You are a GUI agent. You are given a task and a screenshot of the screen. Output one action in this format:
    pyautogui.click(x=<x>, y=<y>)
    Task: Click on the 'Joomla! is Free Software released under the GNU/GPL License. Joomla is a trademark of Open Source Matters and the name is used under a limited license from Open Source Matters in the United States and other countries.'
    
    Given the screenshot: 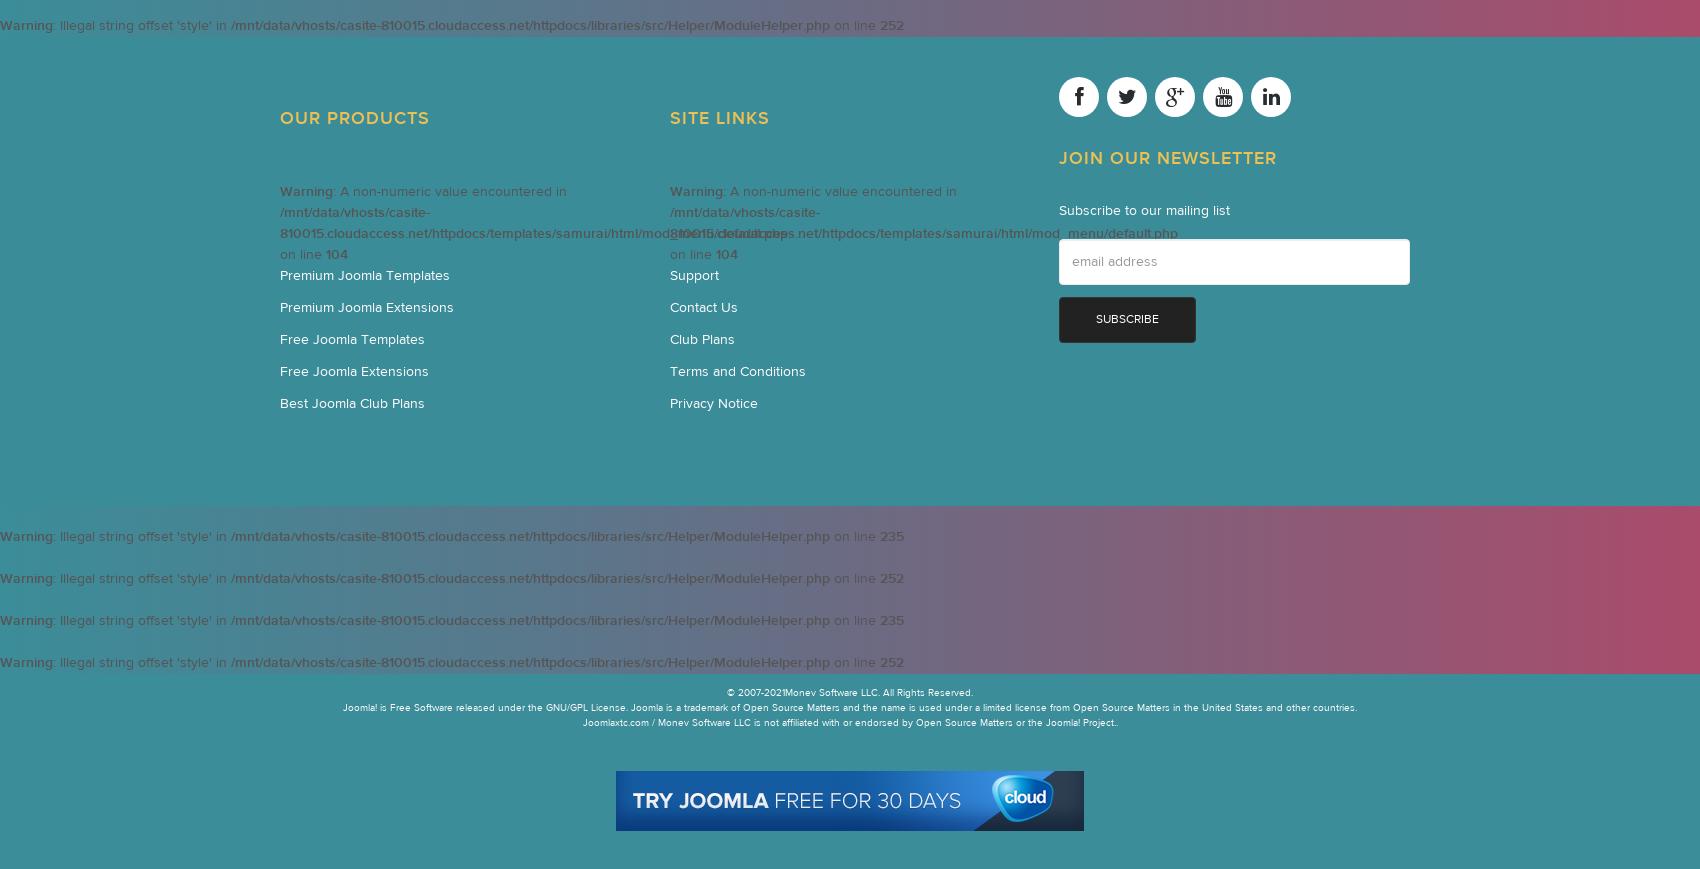 What is the action you would take?
    pyautogui.click(x=850, y=707)
    